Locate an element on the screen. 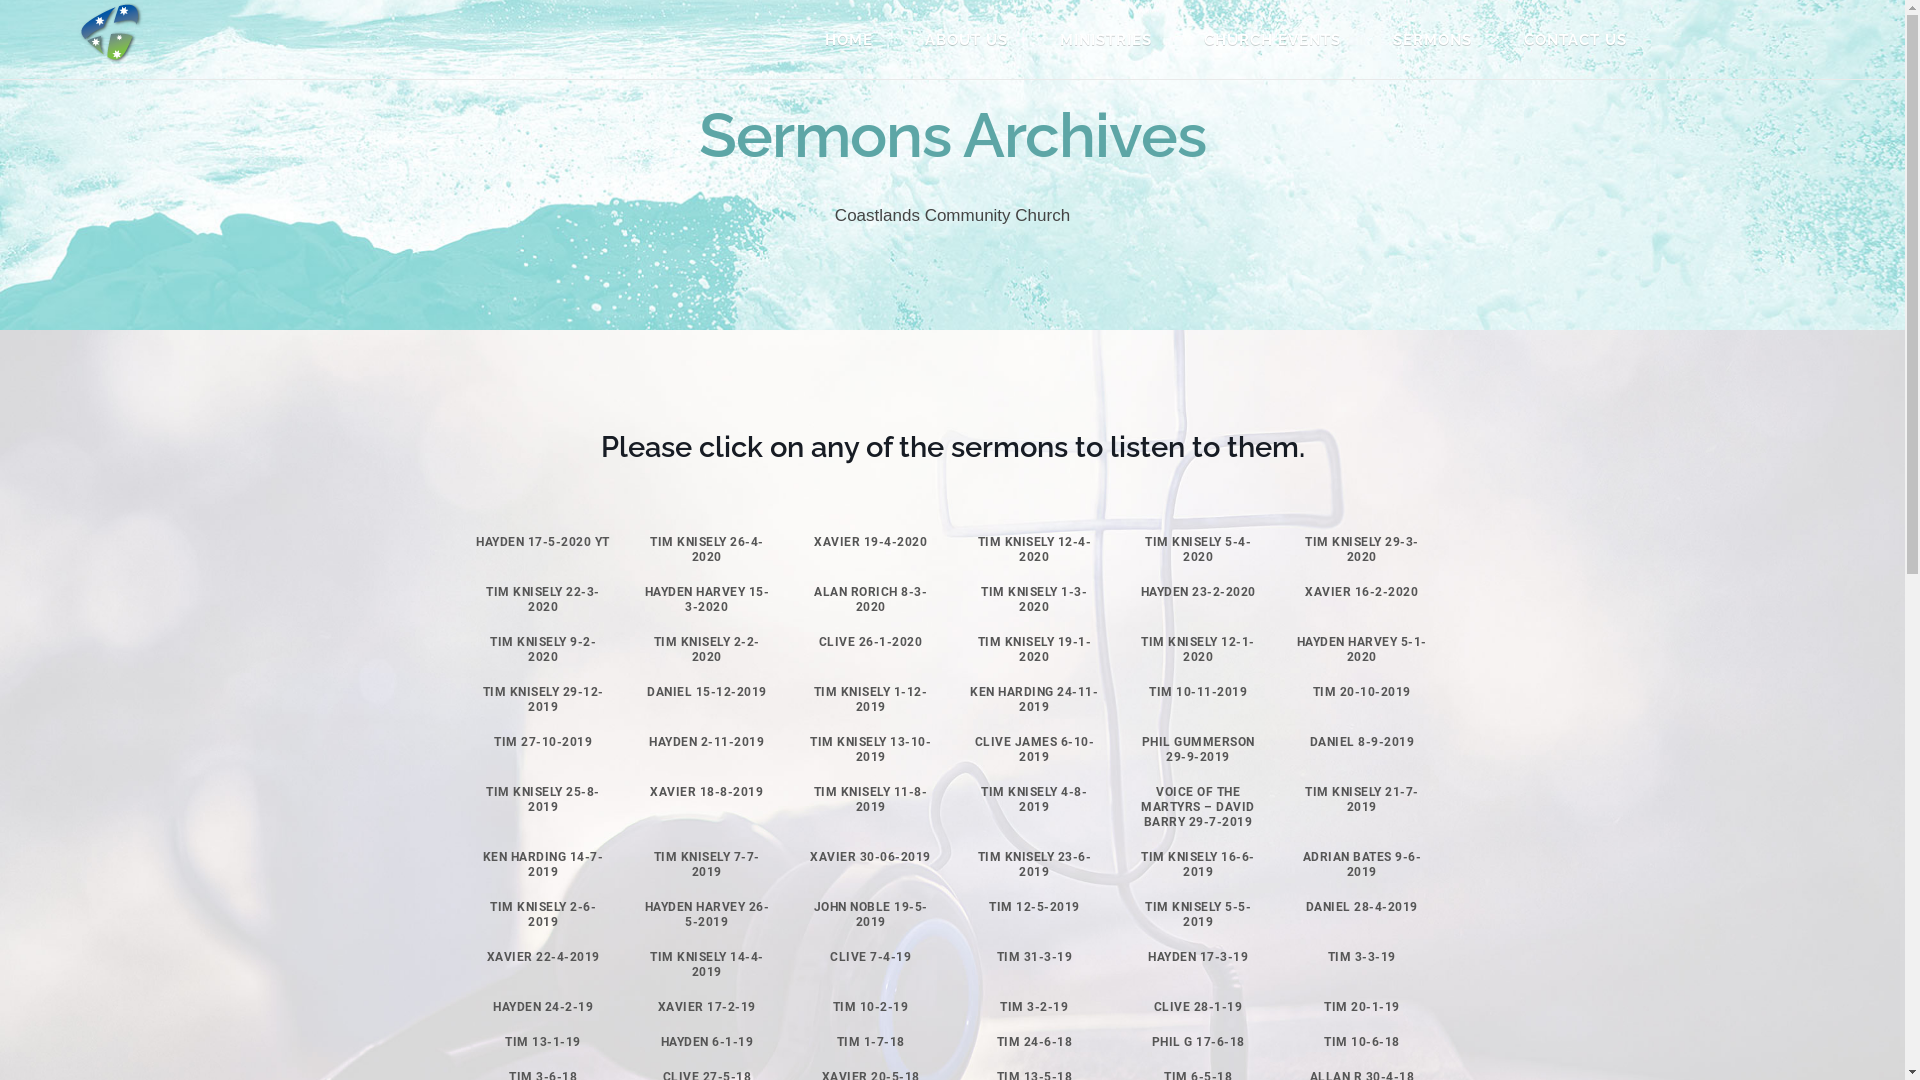 This screenshot has width=1920, height=1080. 'XAVIER 19-4-2020' is located at coordinates (870, 542).